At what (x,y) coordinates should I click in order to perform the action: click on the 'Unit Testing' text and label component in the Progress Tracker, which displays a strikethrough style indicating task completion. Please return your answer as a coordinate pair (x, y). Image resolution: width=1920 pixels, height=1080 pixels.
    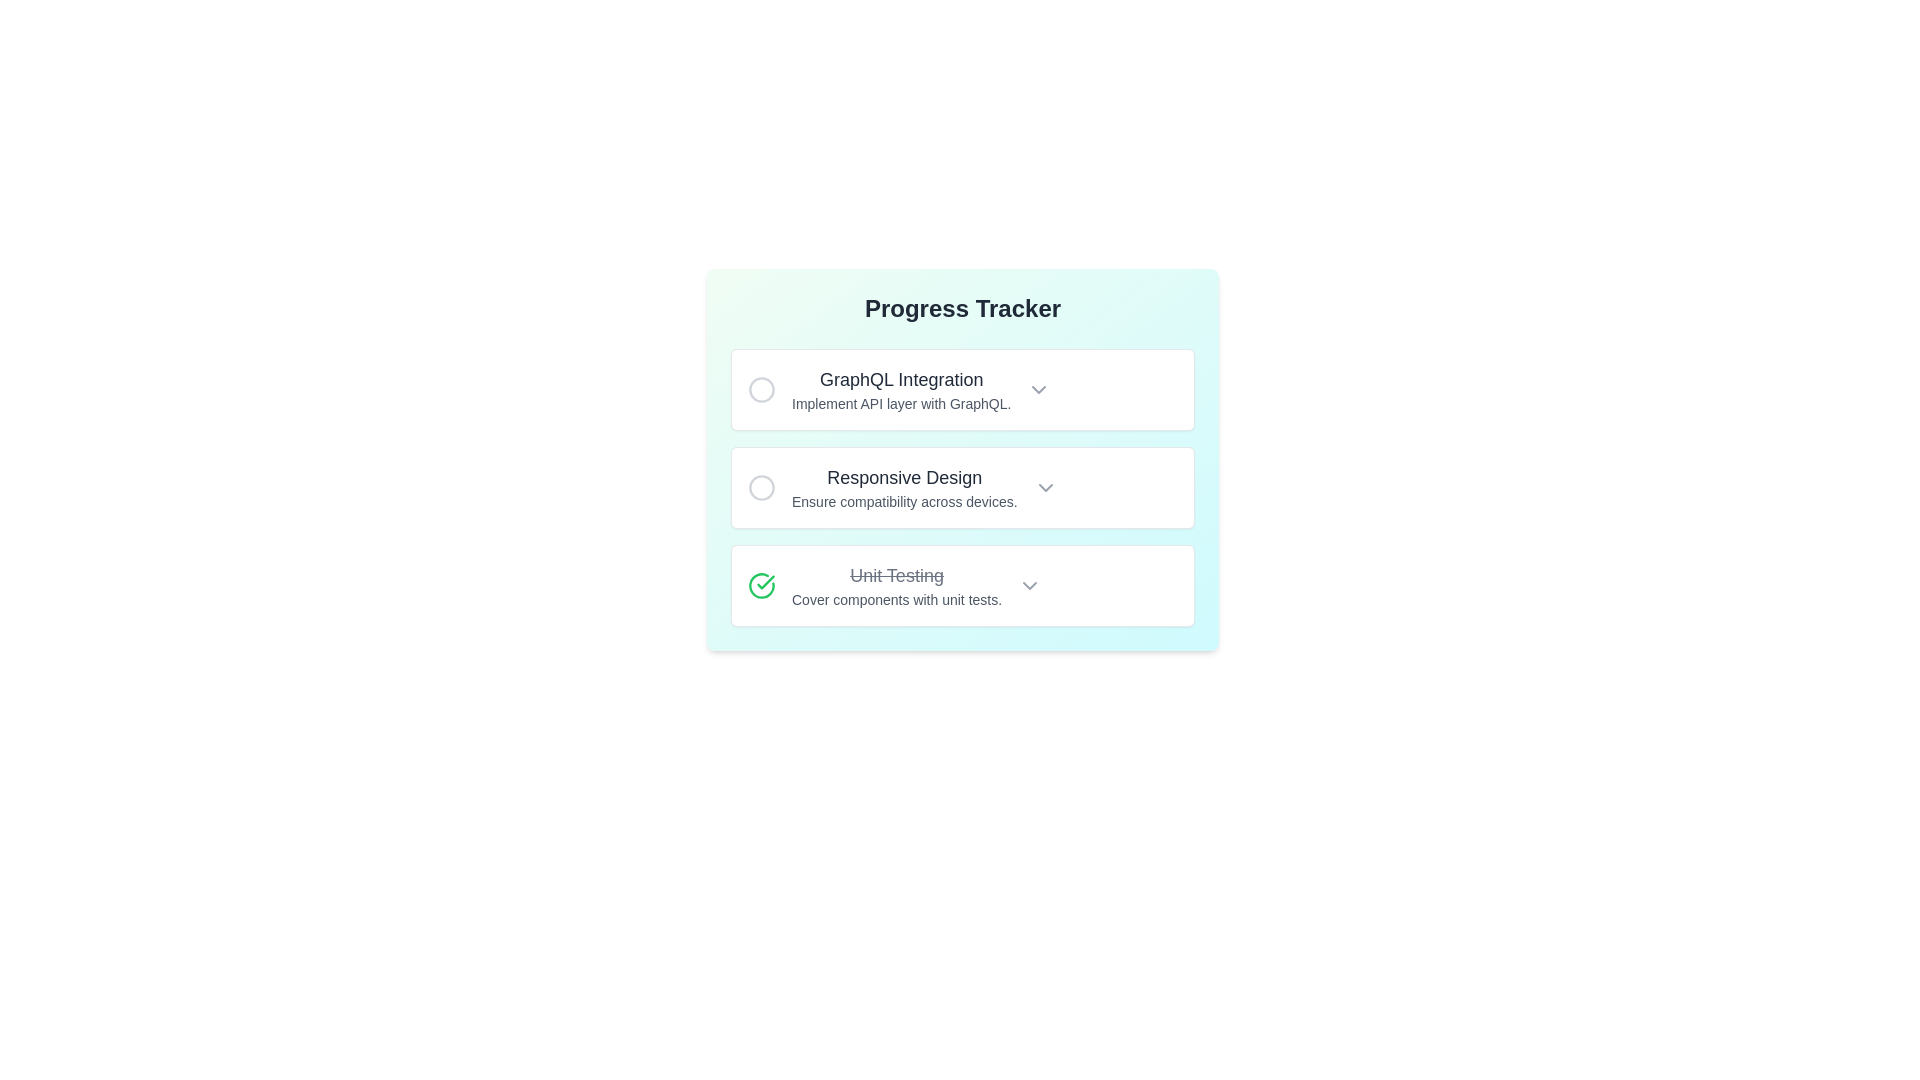
    Looking at the image, I should click on (896, 585).